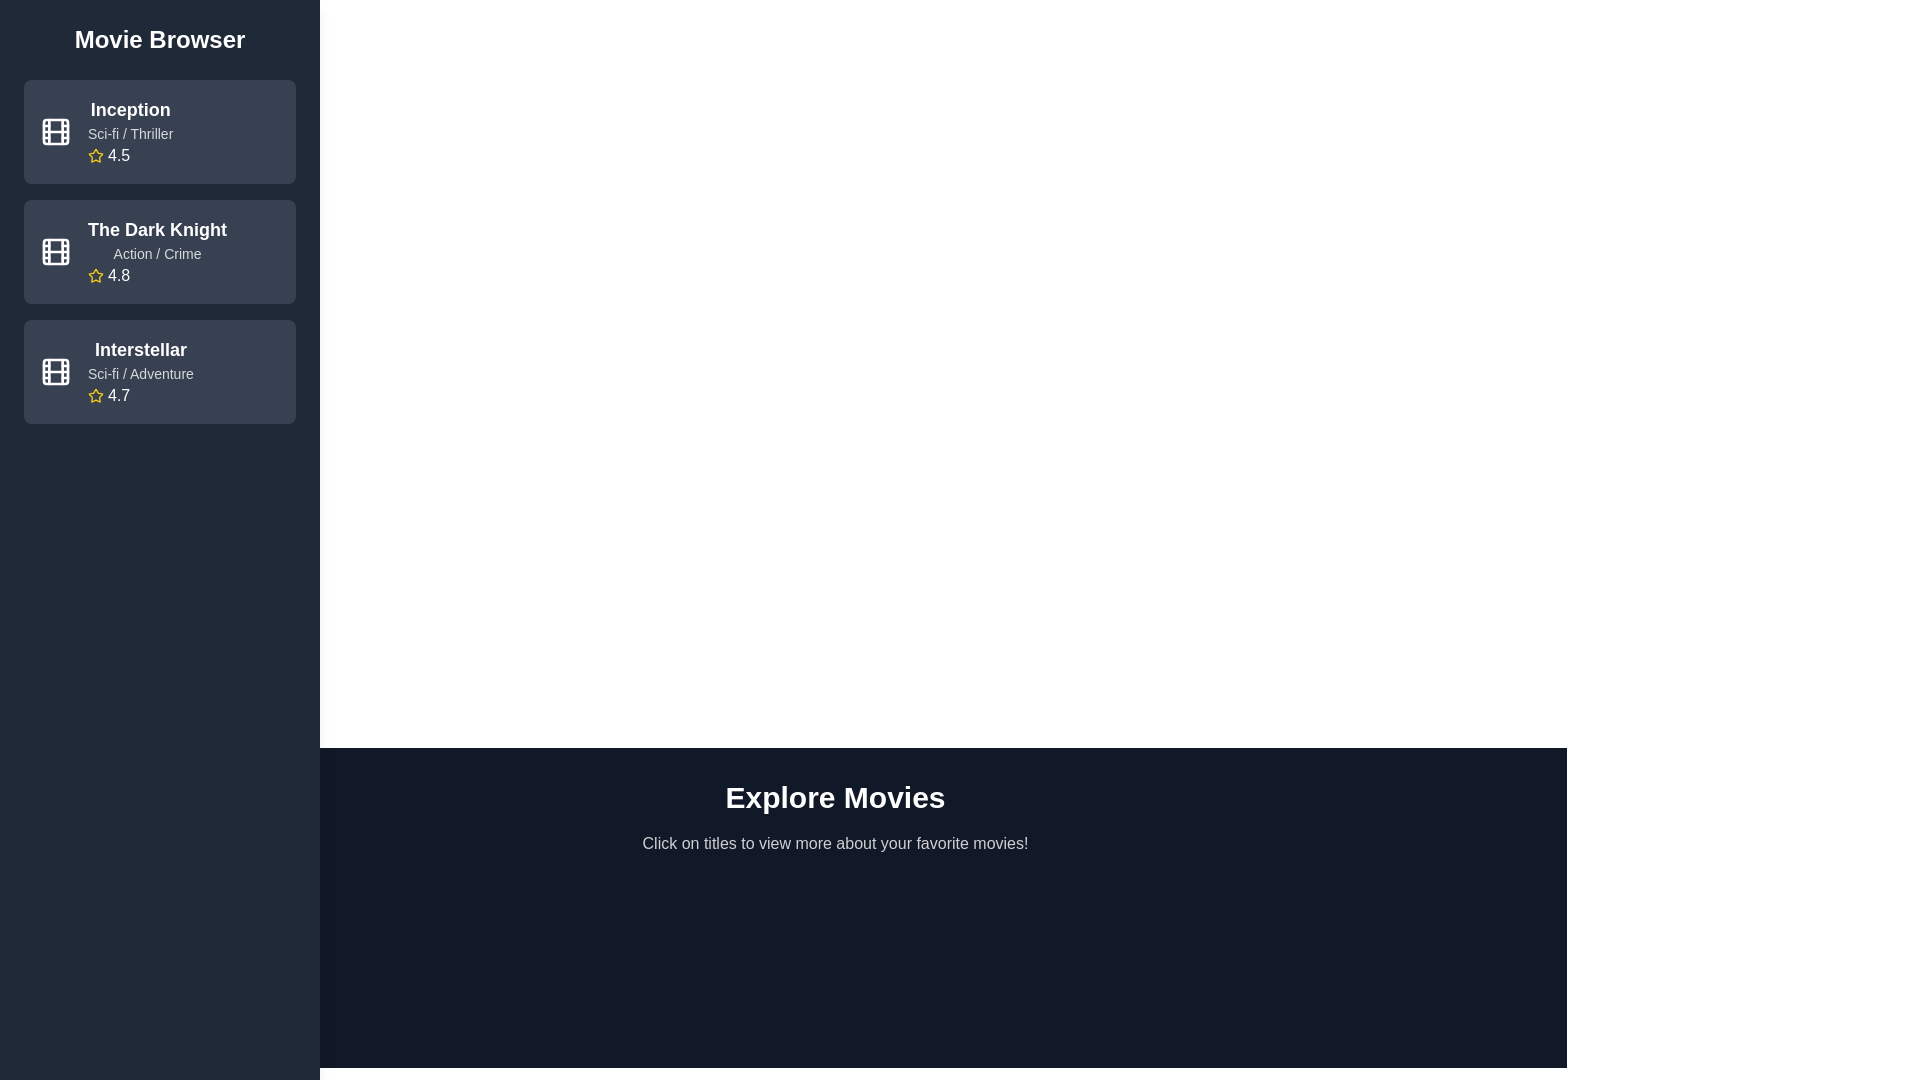  What do you see at coordinates (158, 371) in the screenshot?
I see `the movie titled 'Interstellar' to view its details` at bounding box center [158, 371].